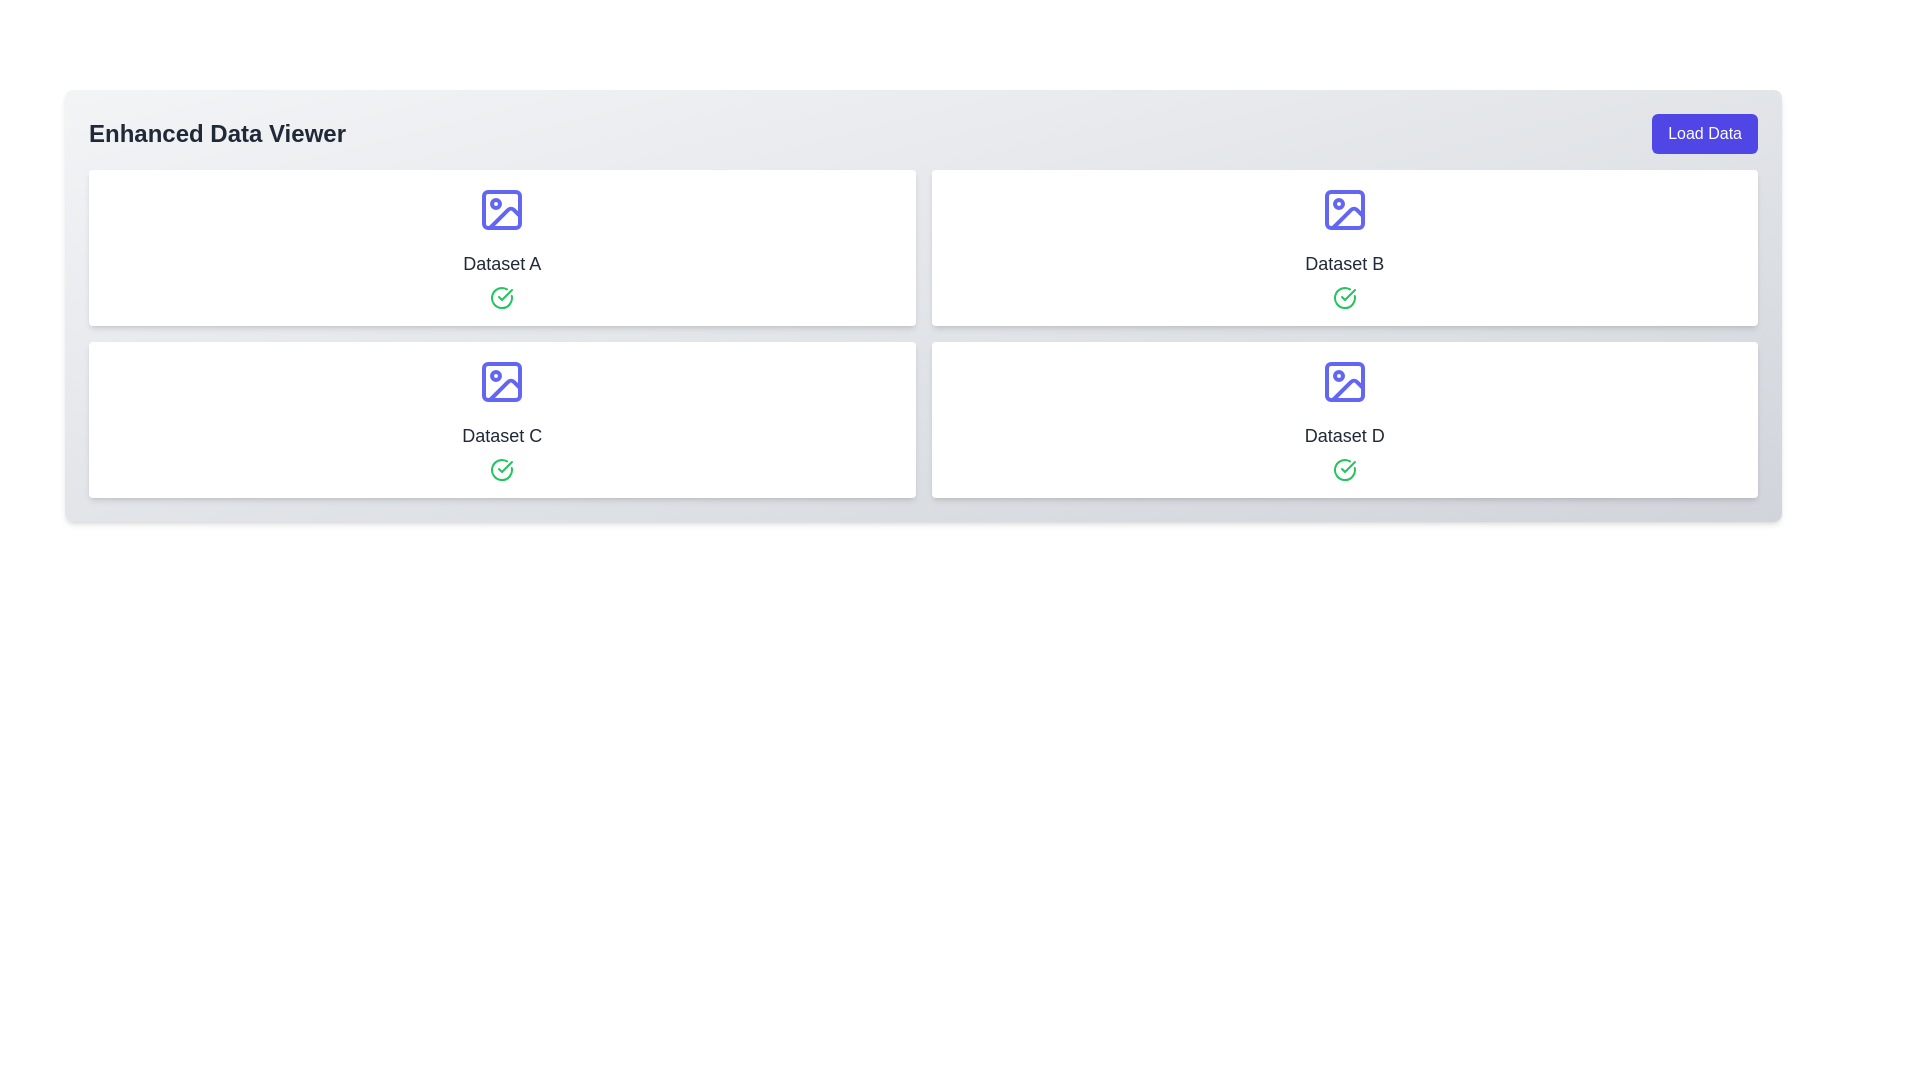 This screenshot has height=1080, width=1920. What do you see at coordinates (1344, 381) in the screenshot?
I see `the bottom-right violet image icon representing 'Dataset D' in a 2x2 grid layout to select it` at bounding box center [1344, 381].